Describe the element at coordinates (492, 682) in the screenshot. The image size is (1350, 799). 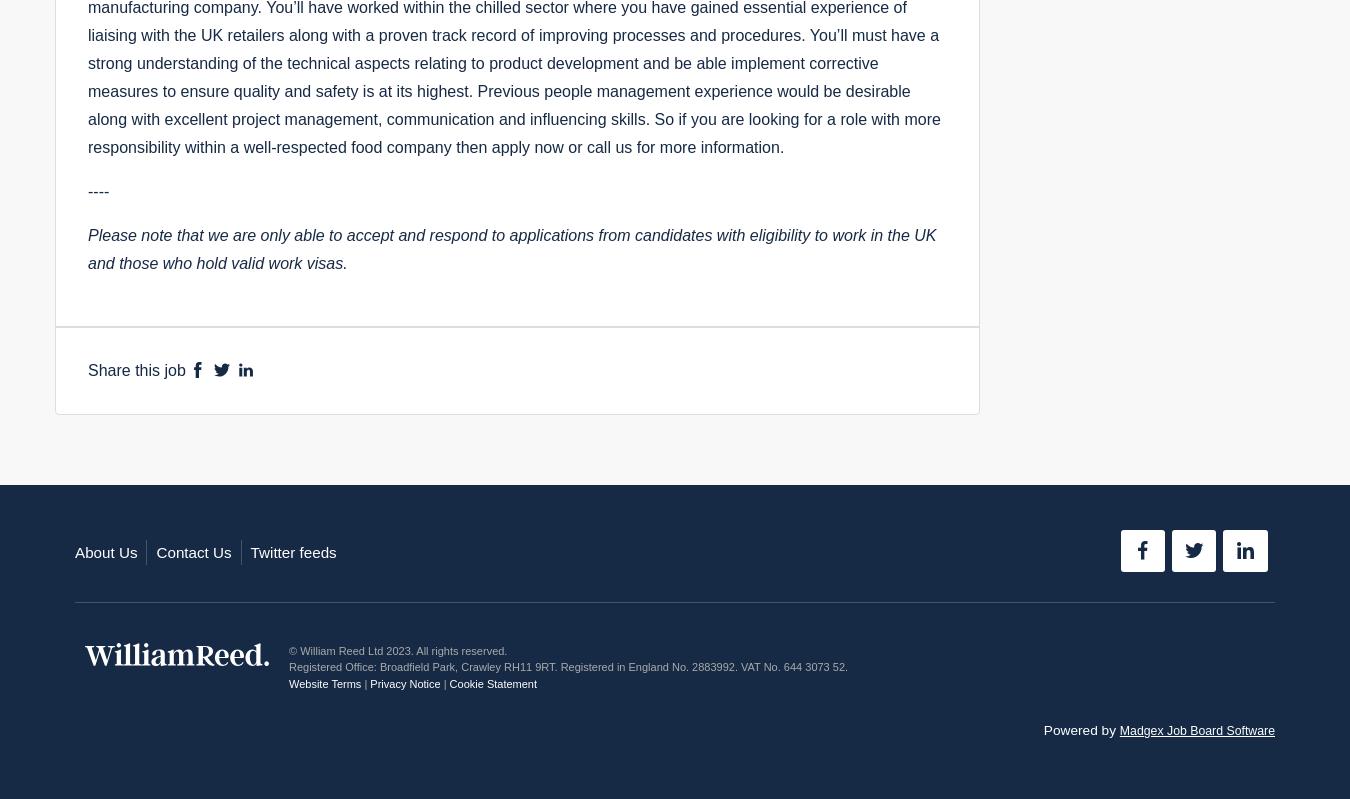
I see `'Cookie Statement'` at that location.